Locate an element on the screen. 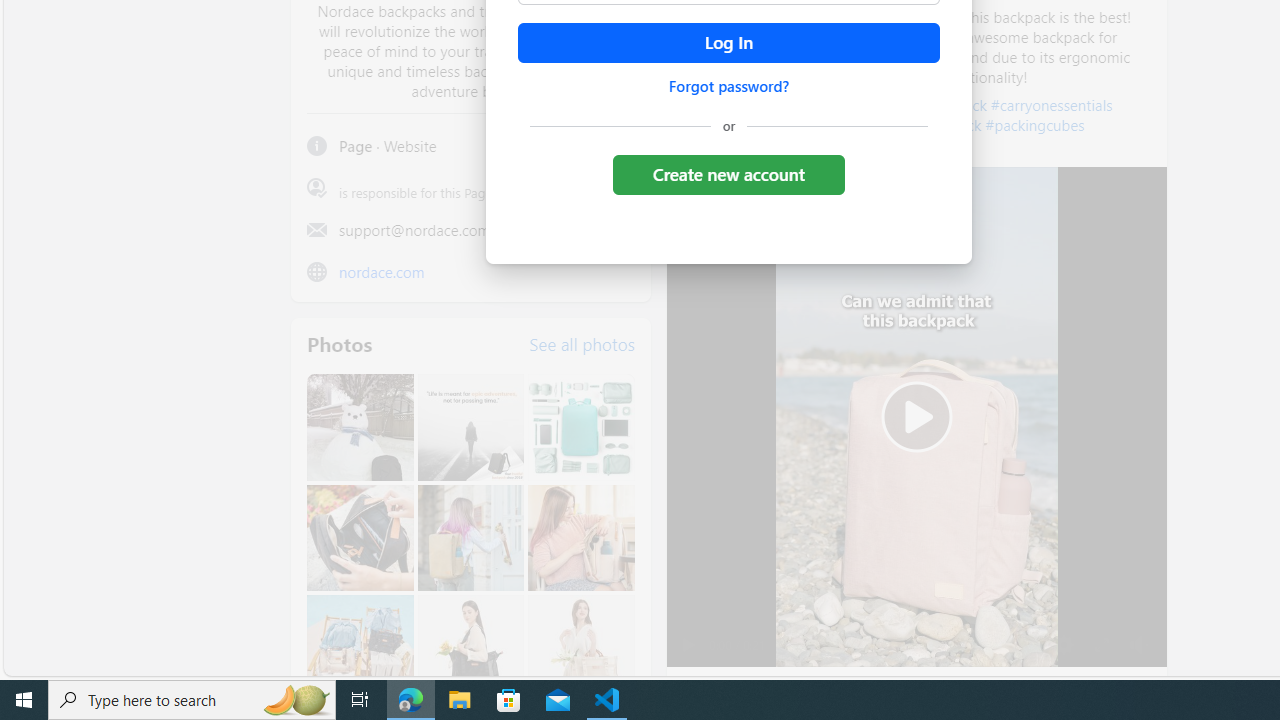  'Accessible login button' is located at coordinates (727, 43).